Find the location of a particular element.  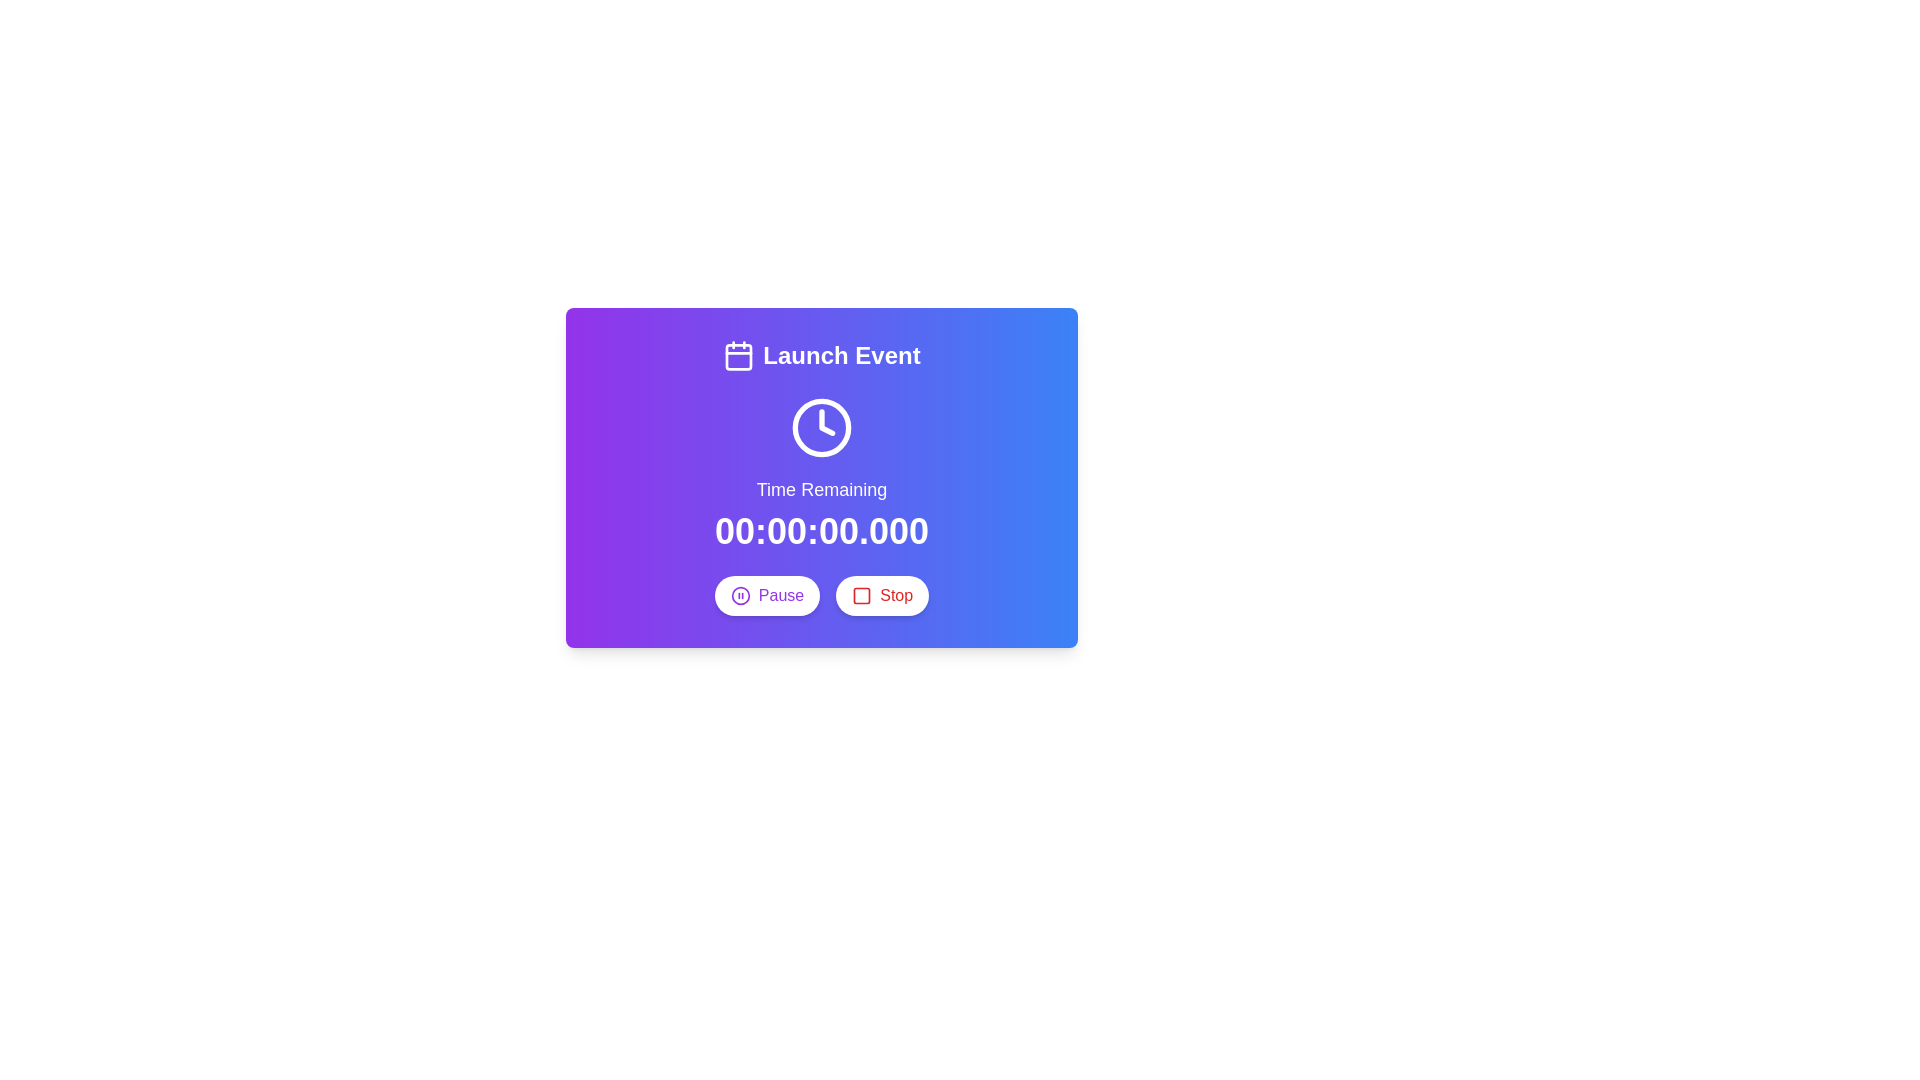

the clock icon SVG graphic that is located above the 'Time Remaining' text is located at coordinates (821, 427).